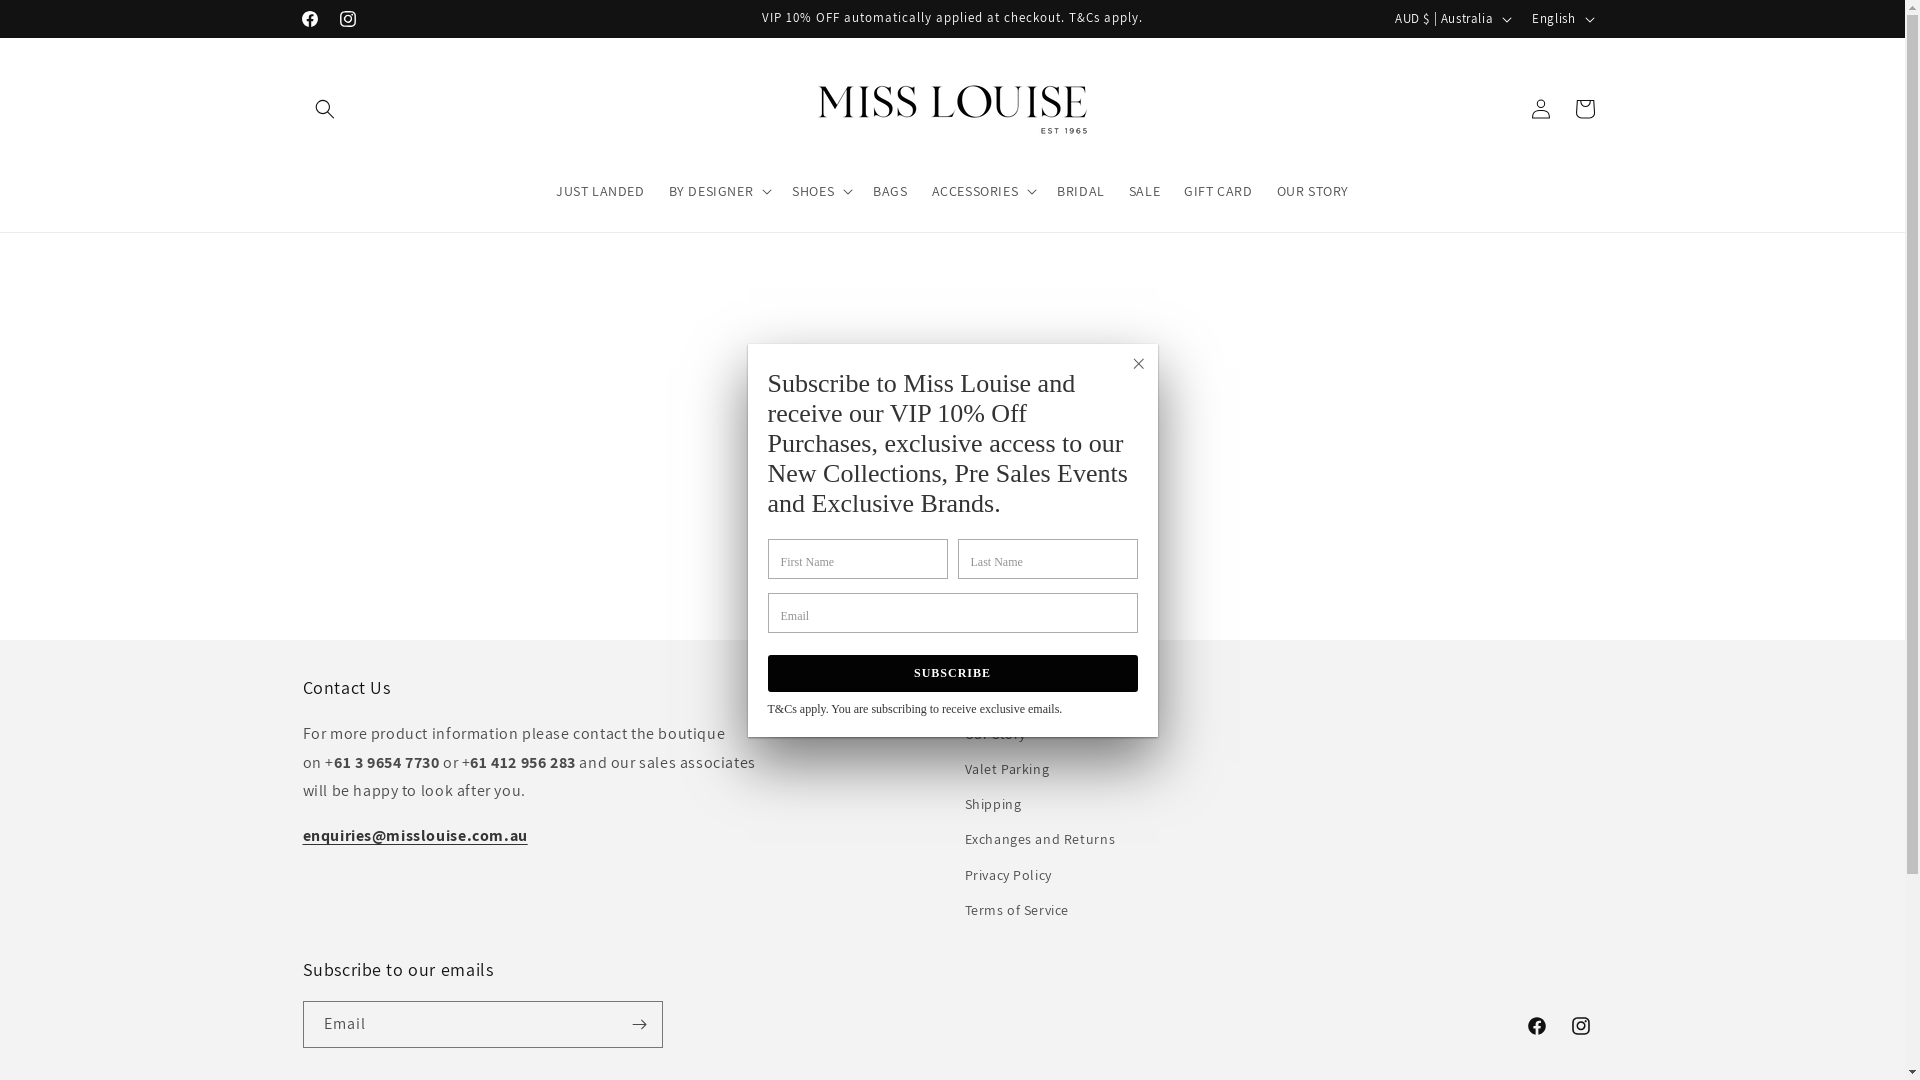  Describe the element at coordinates (1583, 108) in the screenshot. I see `'Cart'` at that location.